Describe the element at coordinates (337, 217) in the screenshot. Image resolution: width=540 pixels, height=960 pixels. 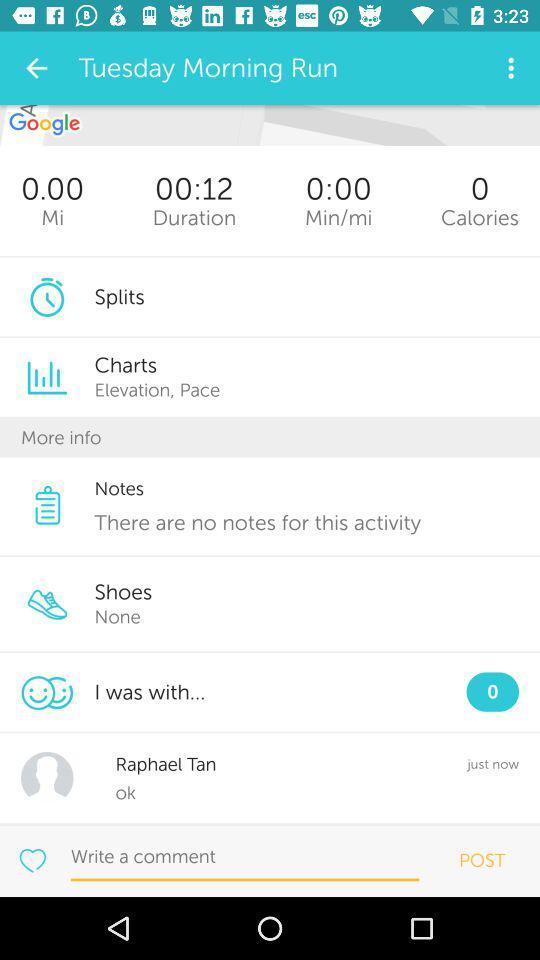
I see `min/mi item` at that location.